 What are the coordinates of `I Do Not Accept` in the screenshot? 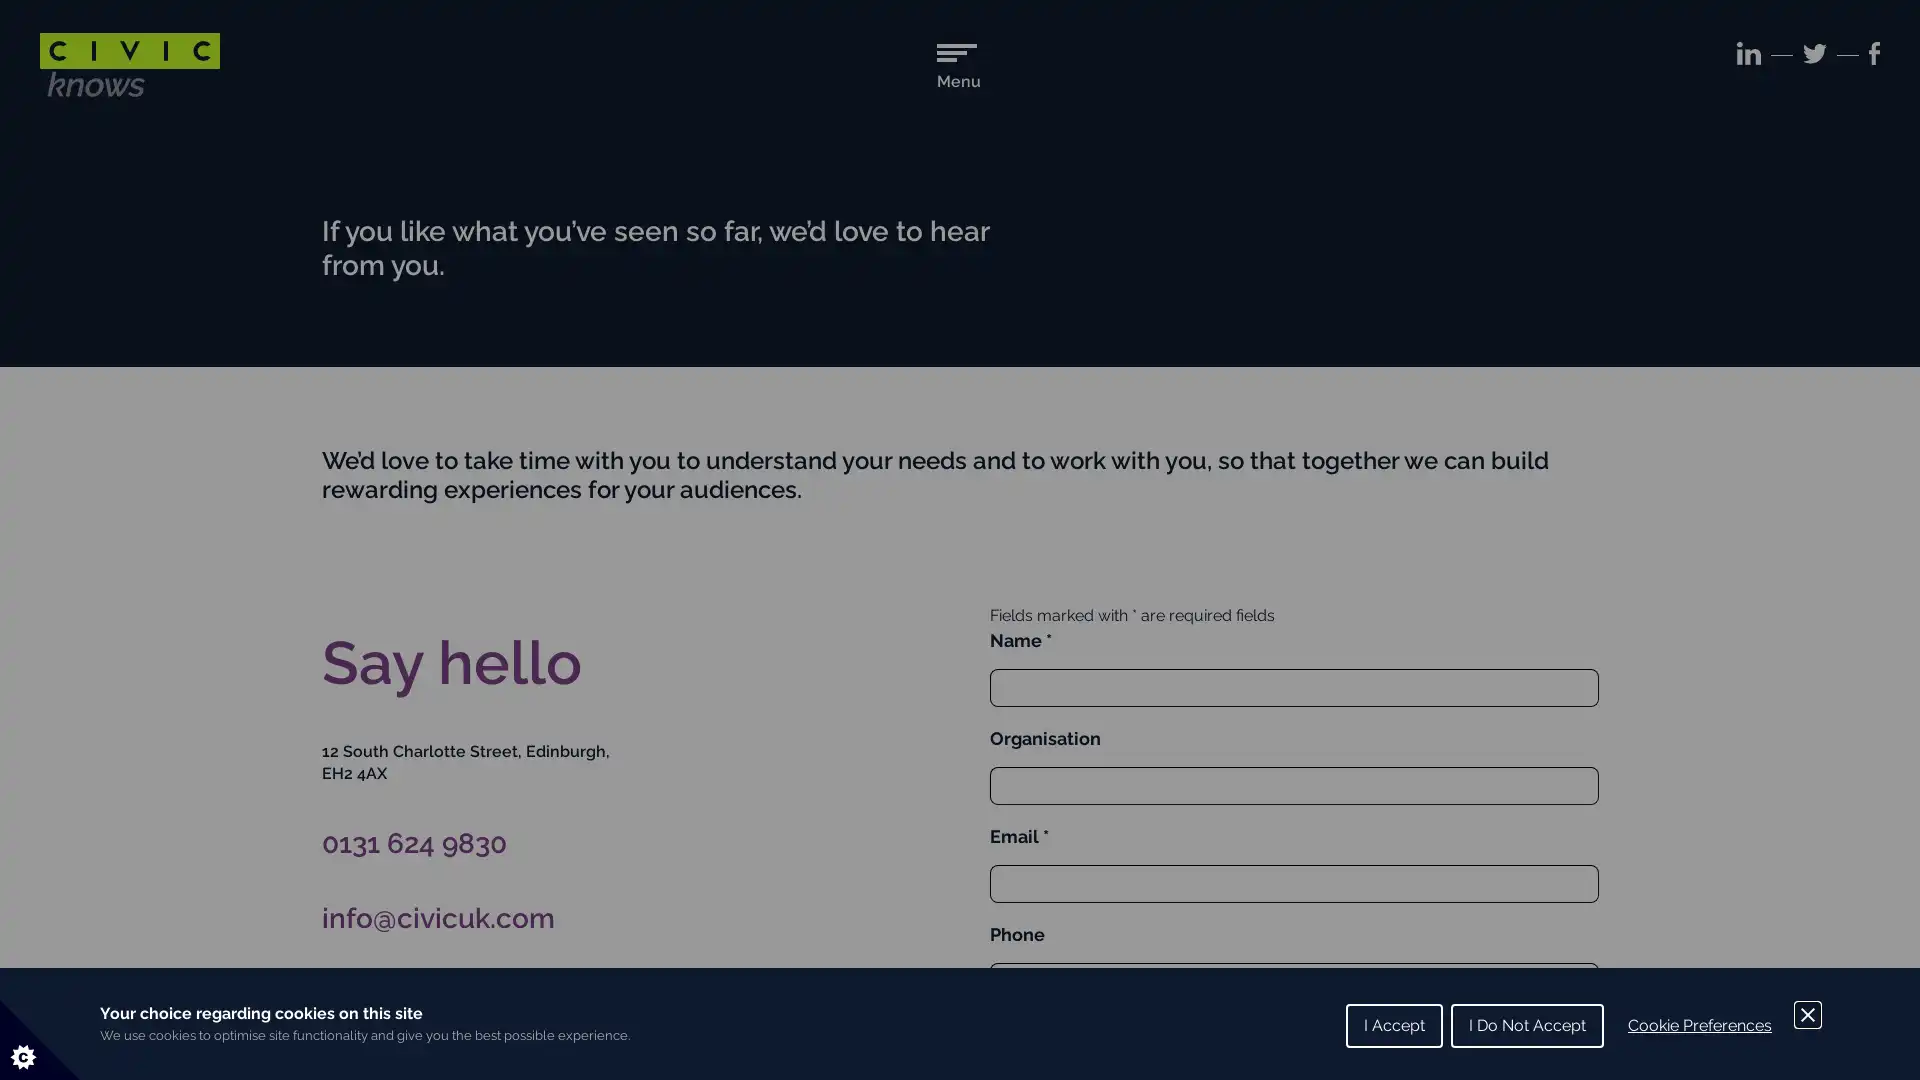 It's located at (1526, 1026).